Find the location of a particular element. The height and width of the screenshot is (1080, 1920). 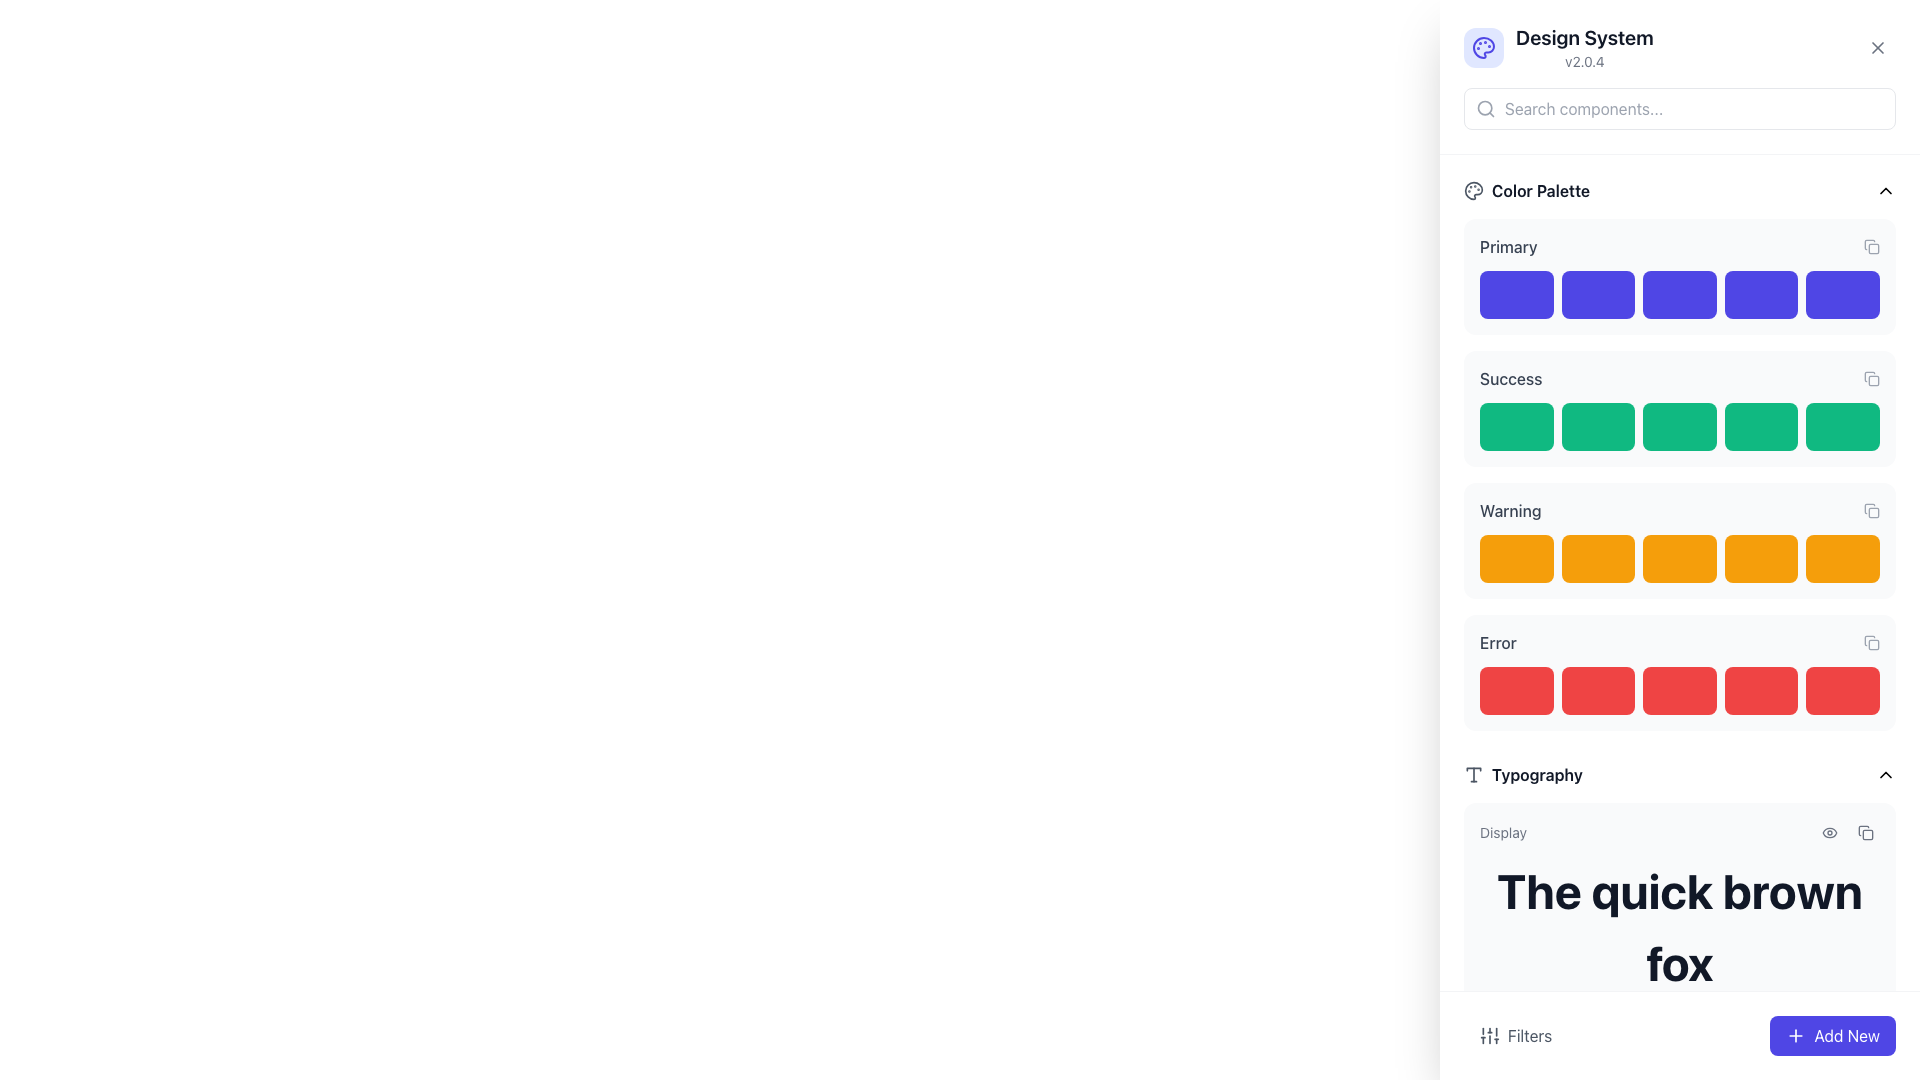

the 'Filters' button located at the bottom left of the interface is located at coordinates (1489, 1035).